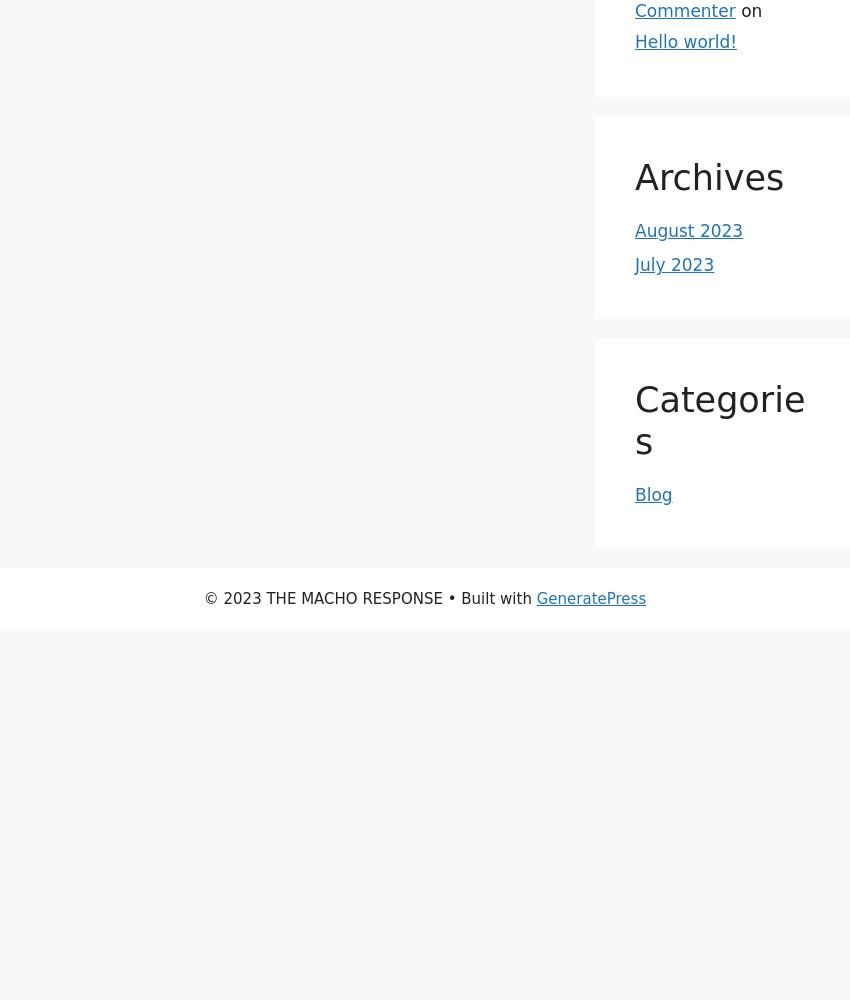  Describe the element at coordinates (674, 265) in the screenshot. I see `'July 2023'` at that location.